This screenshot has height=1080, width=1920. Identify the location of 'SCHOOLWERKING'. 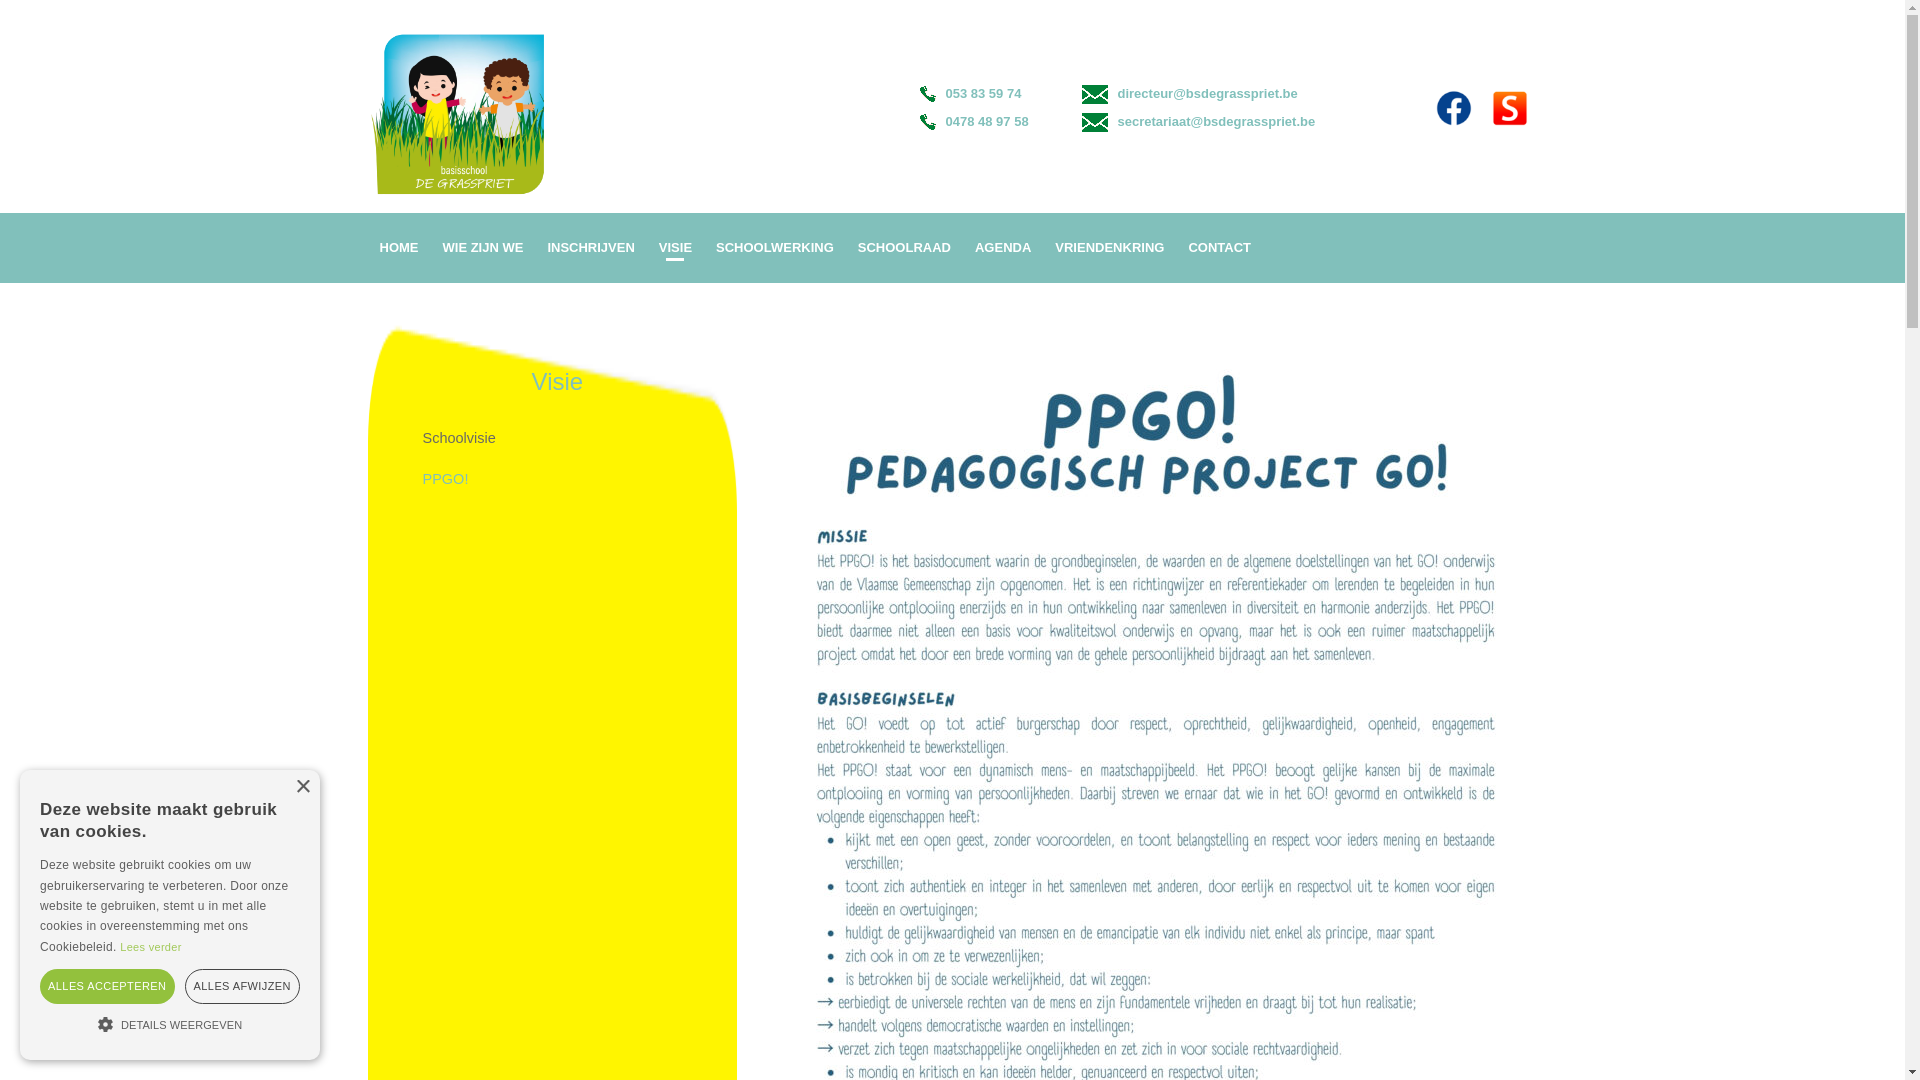
(773, 246).